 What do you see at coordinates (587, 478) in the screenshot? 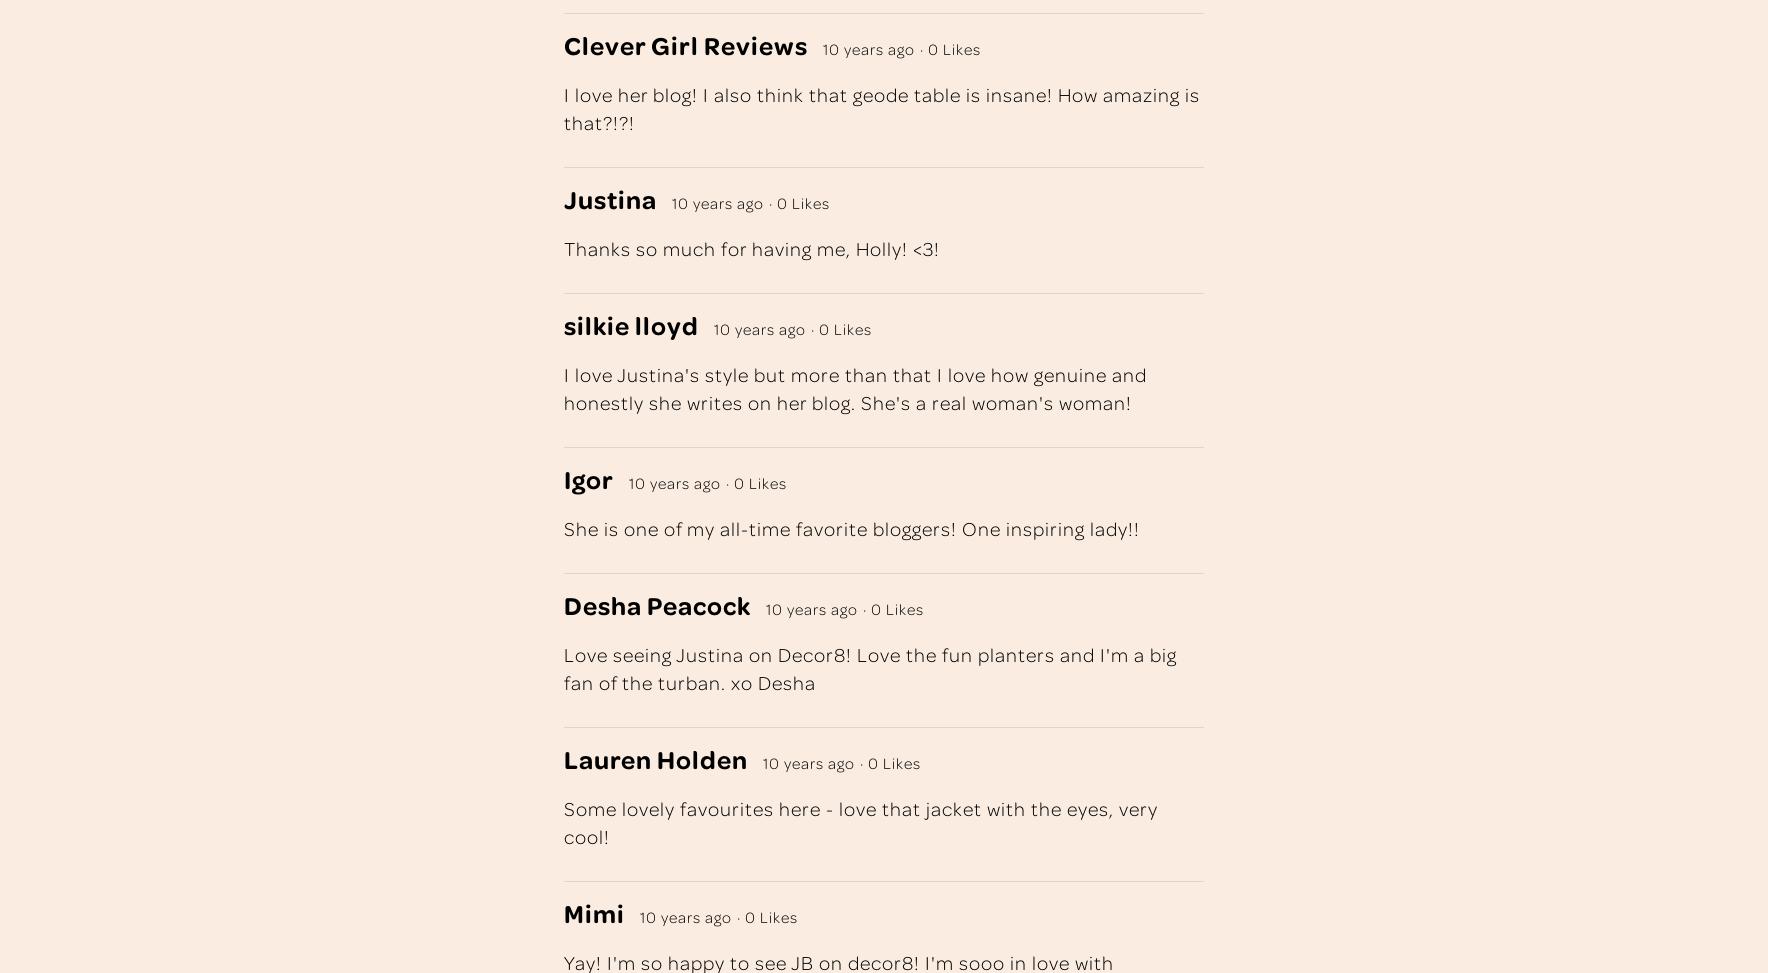
I see `'Igor'` at bounding box center [587, 478].